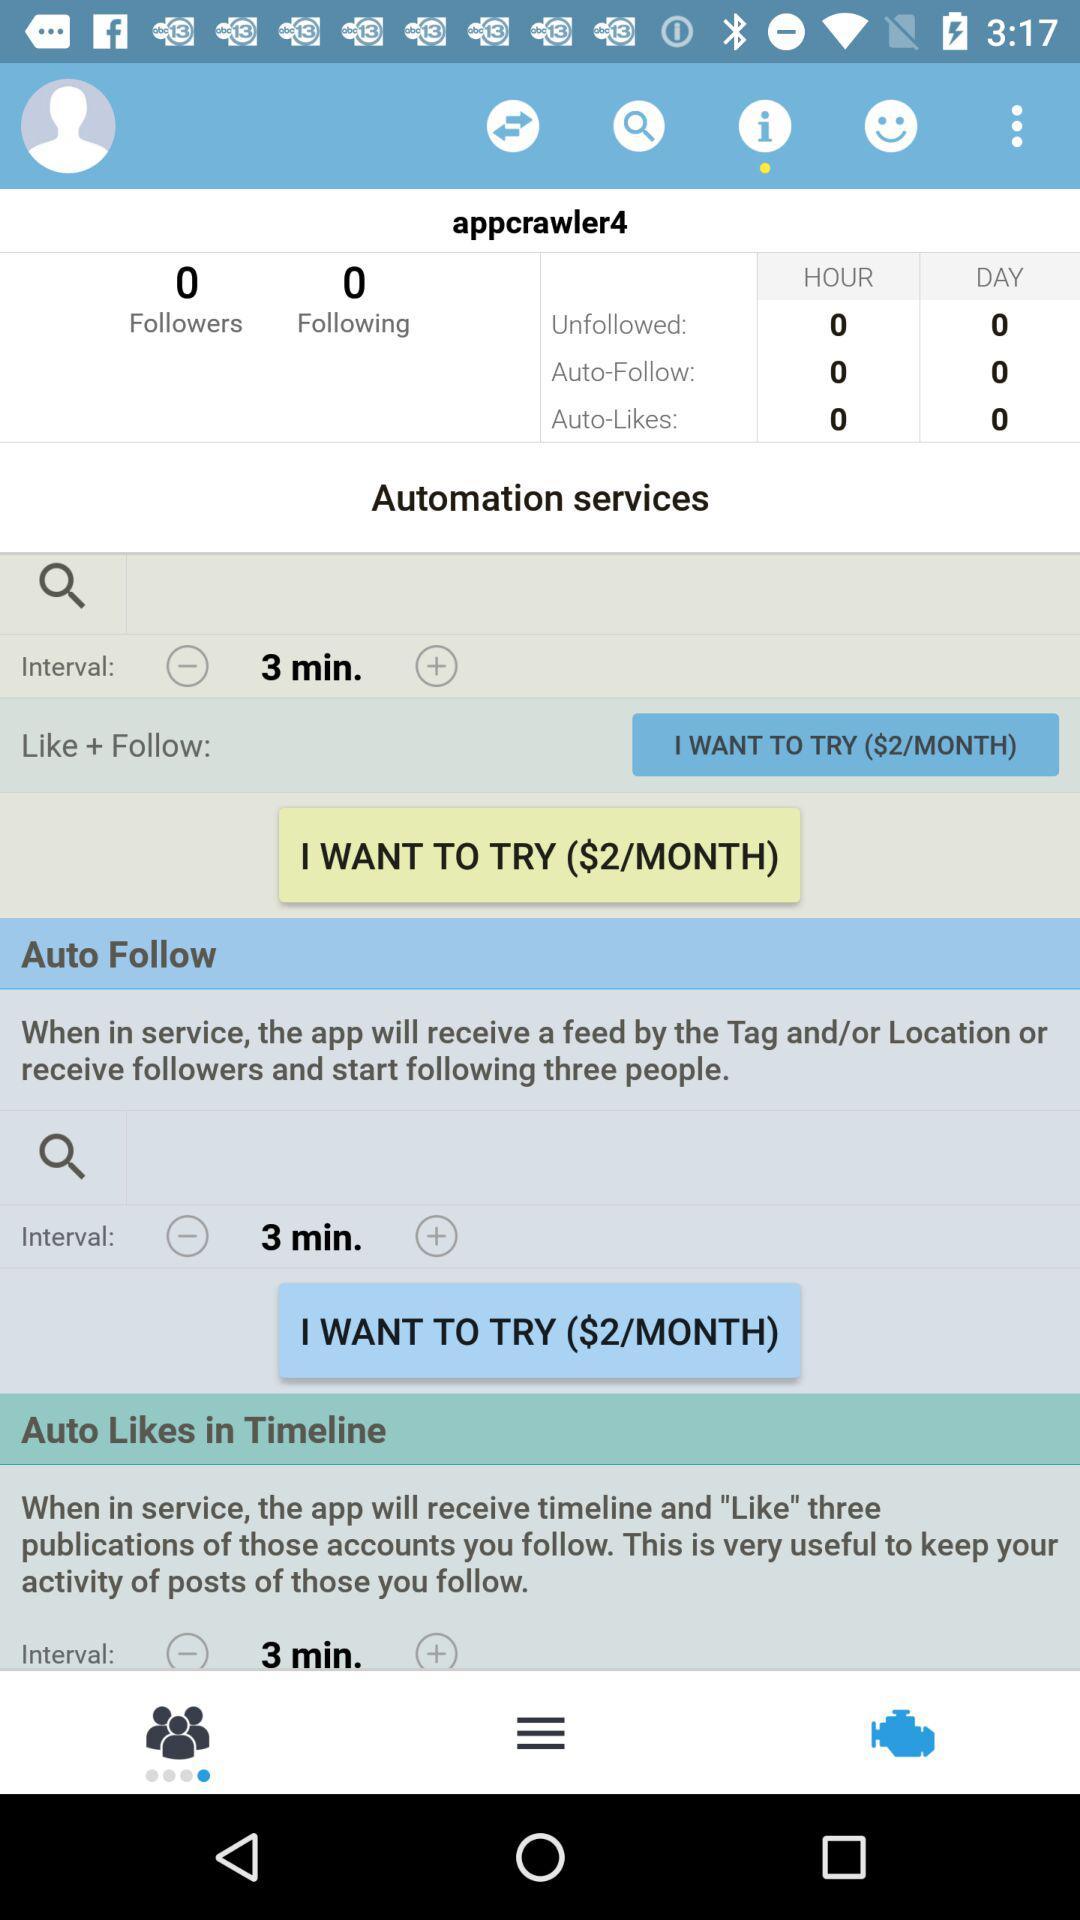  What do you see at coordinates (352, 295) in the screenshot?
I see `the 0` at bounding box center [352, 295].